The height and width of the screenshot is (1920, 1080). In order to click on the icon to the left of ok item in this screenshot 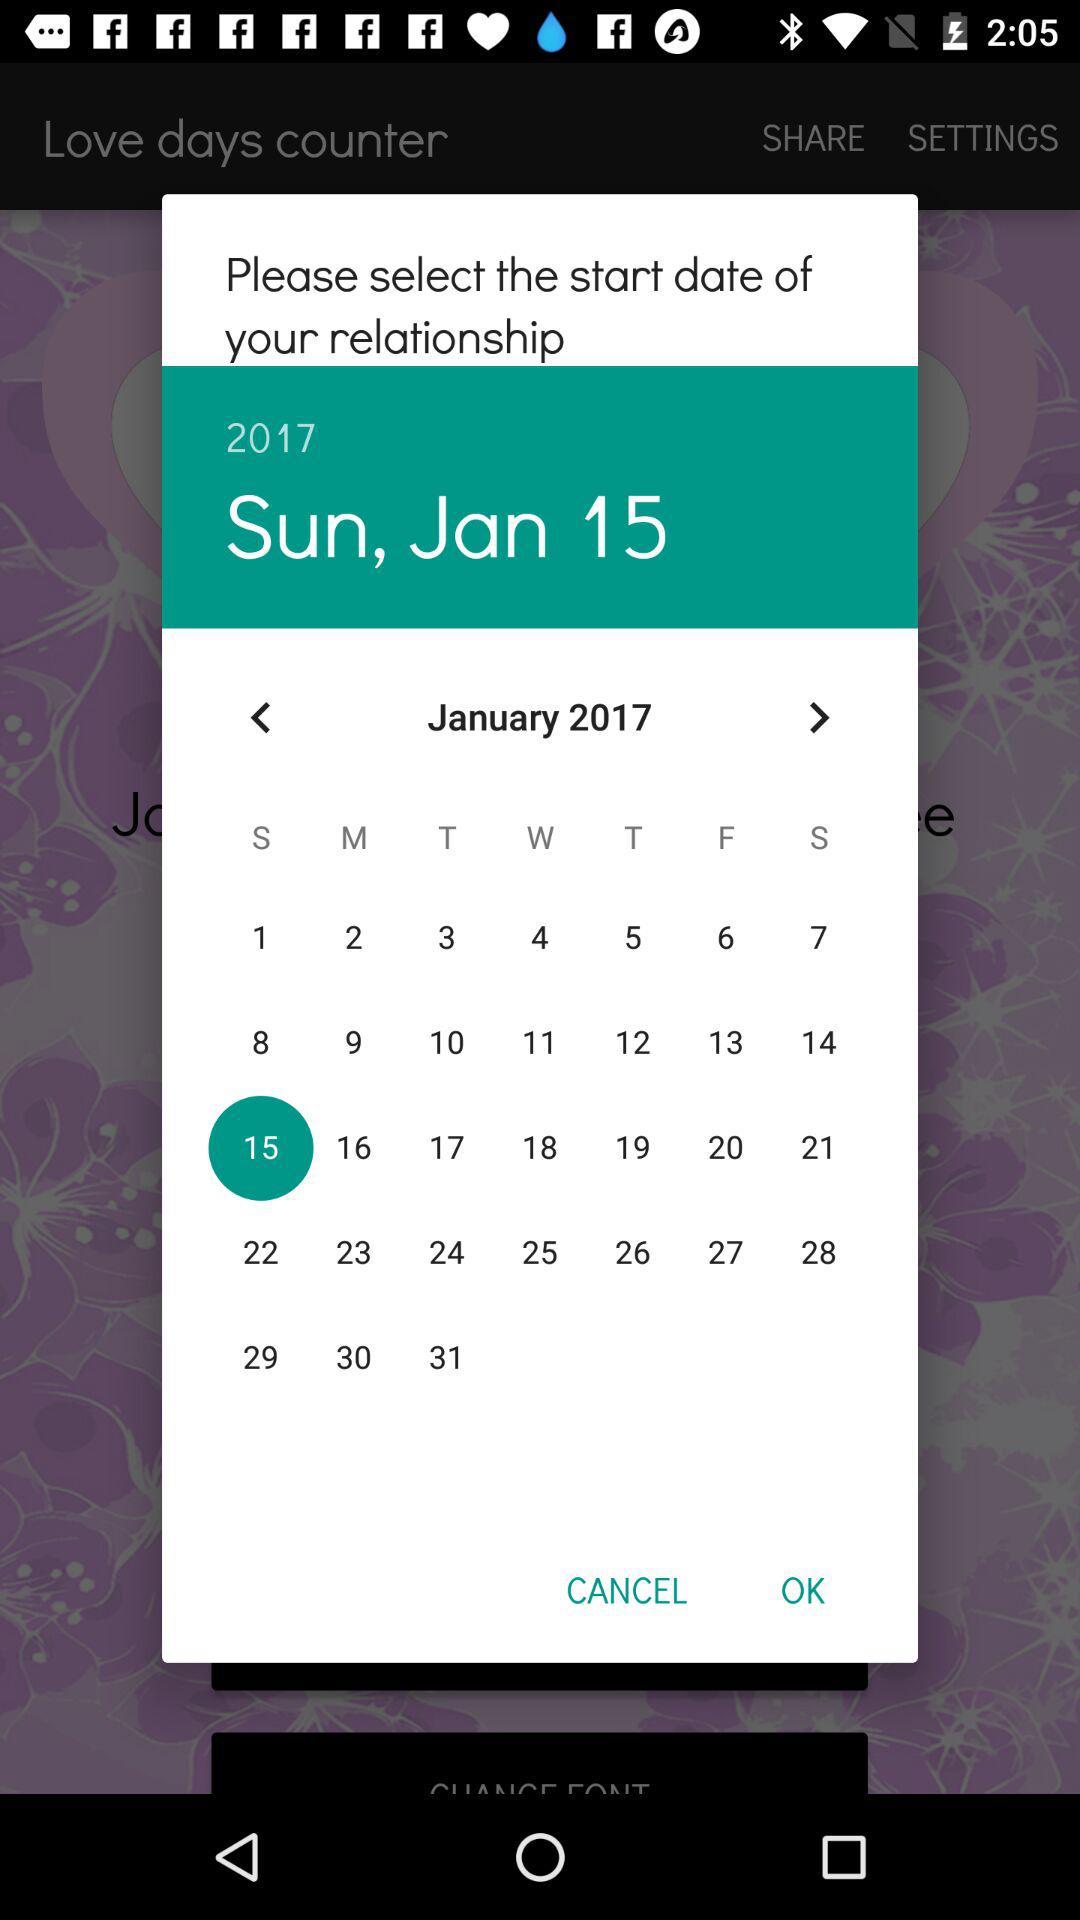, I will do `click(625, 1588)`.